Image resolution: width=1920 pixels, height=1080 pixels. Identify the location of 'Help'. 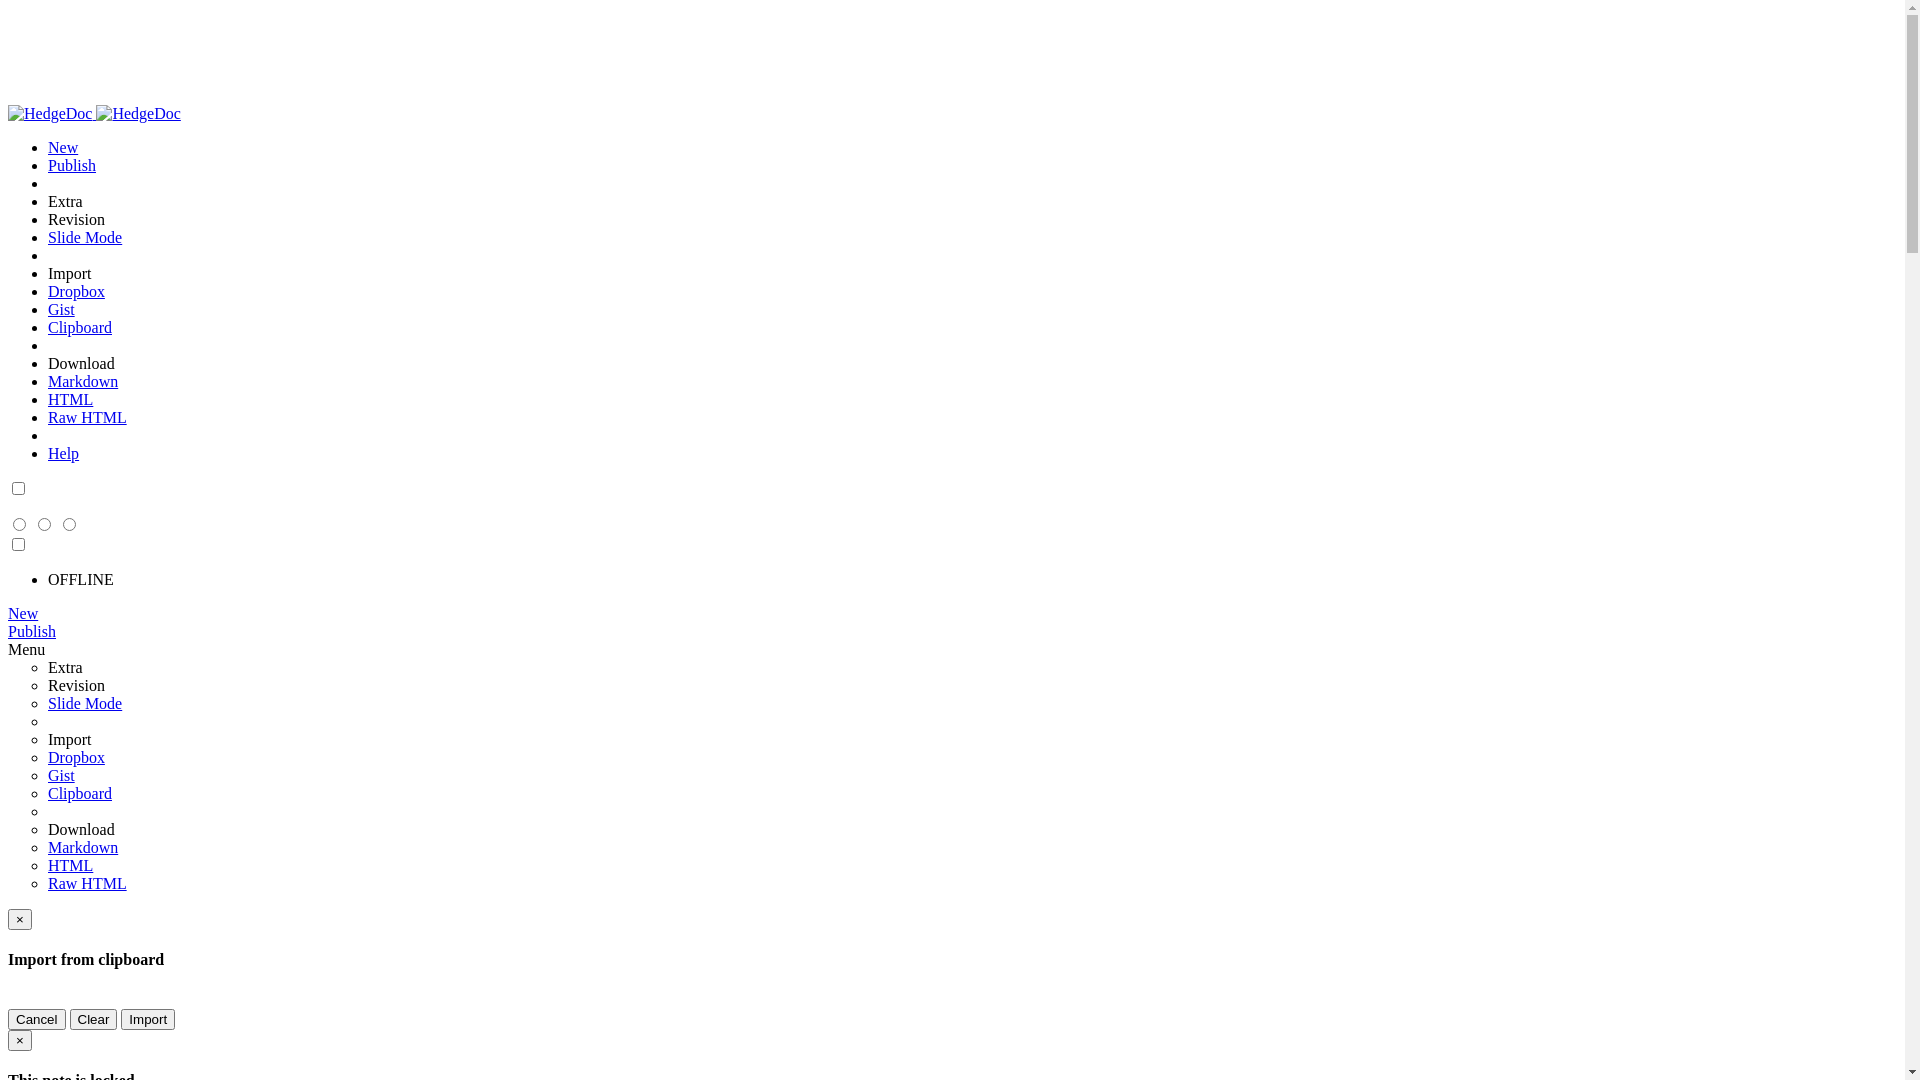
(48, 453).